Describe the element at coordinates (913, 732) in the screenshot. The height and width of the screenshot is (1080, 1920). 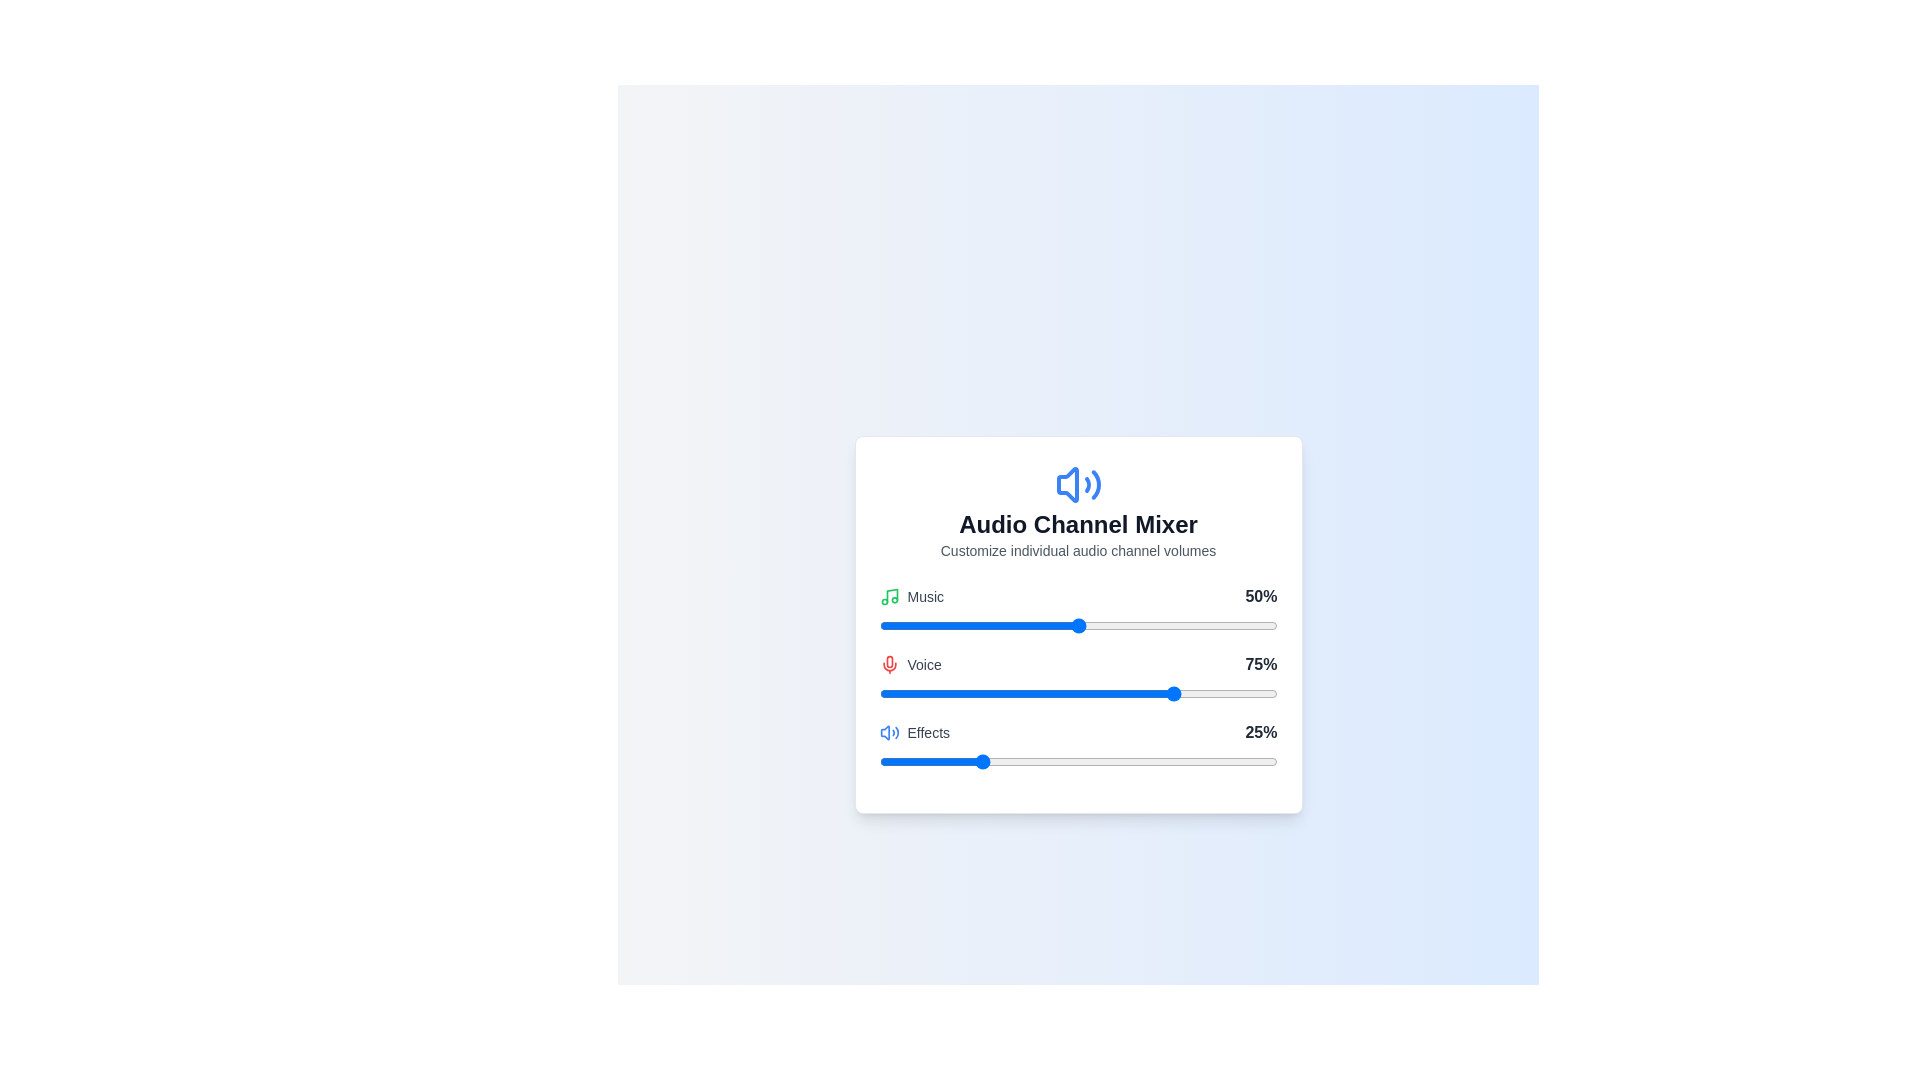
I see `the 'Effects' label with a blue volume icon, located at the leftmost side in the bottom item of the audio channel mixer interface` at that location.